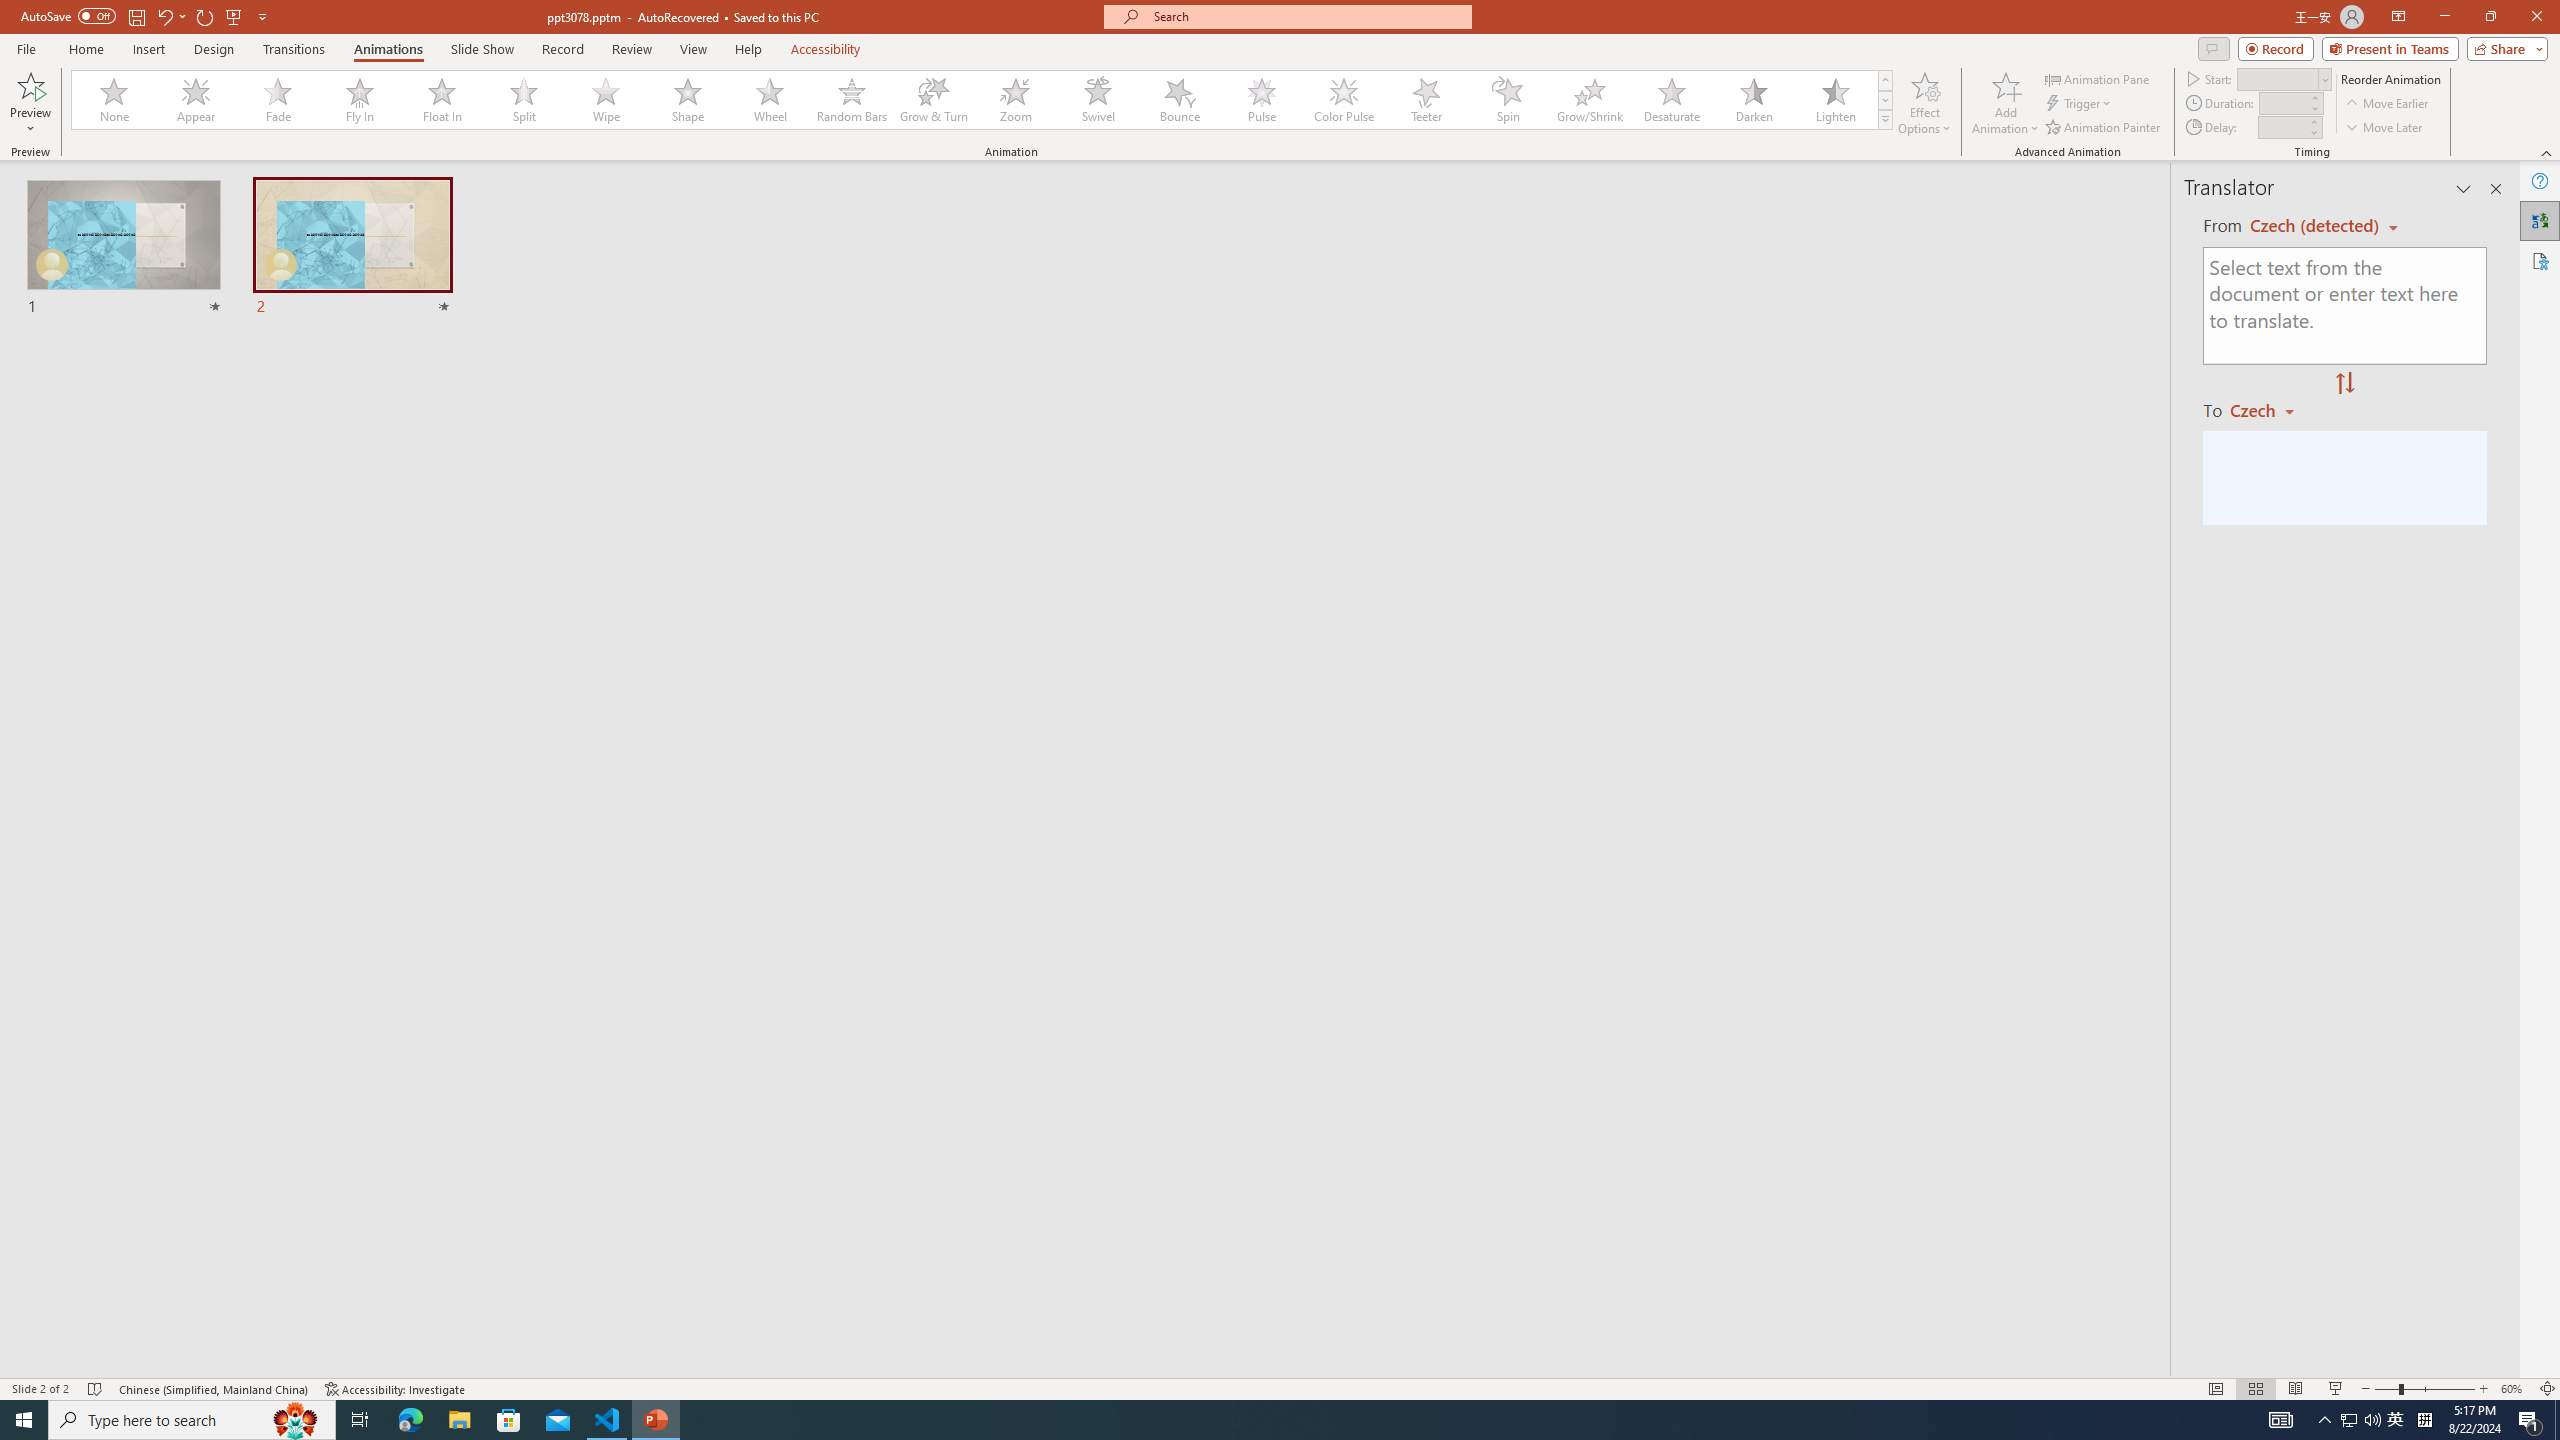 The image size is (2560, 1440). I want to click on 'Lighten', so click(1834, 99).